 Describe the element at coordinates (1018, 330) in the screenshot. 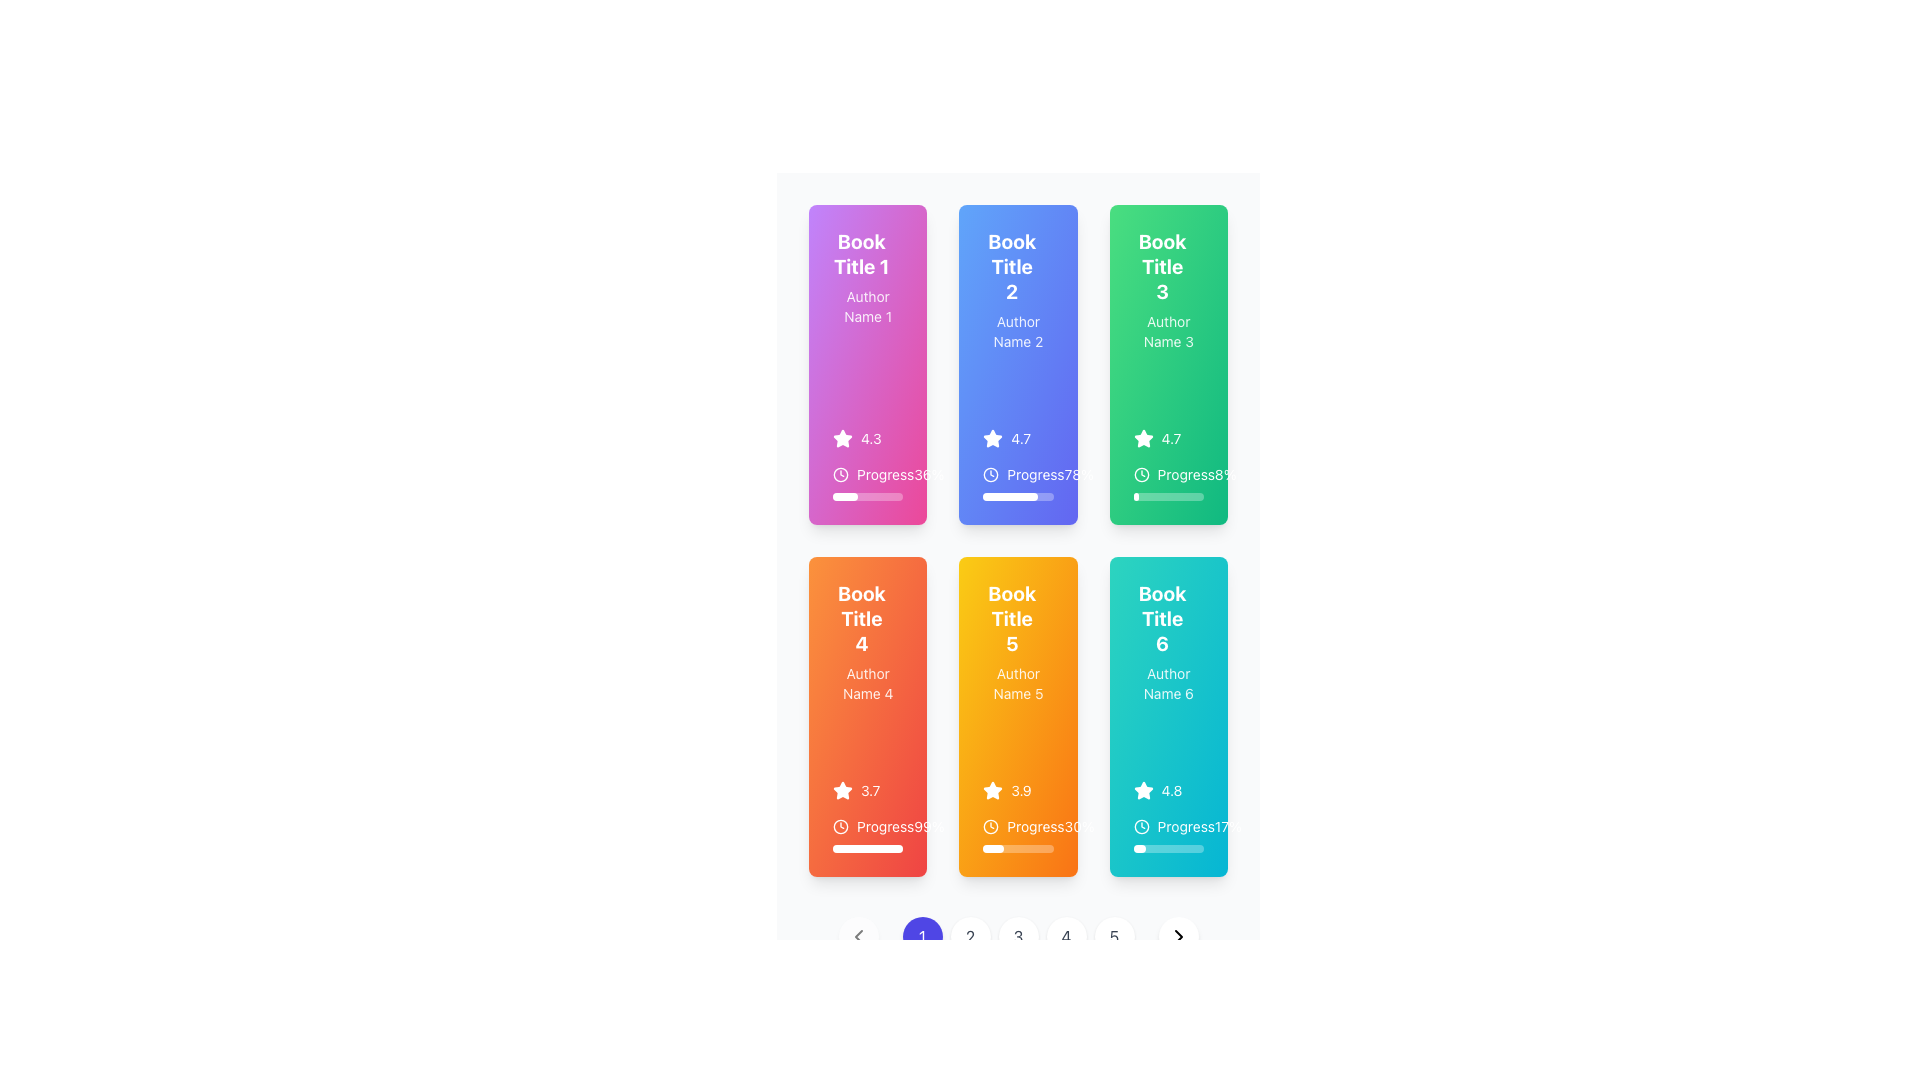

I see `the text label displaying the author's name associated with 'Book Title 2' on the blue card, located at the specified center coordinates` at that location.